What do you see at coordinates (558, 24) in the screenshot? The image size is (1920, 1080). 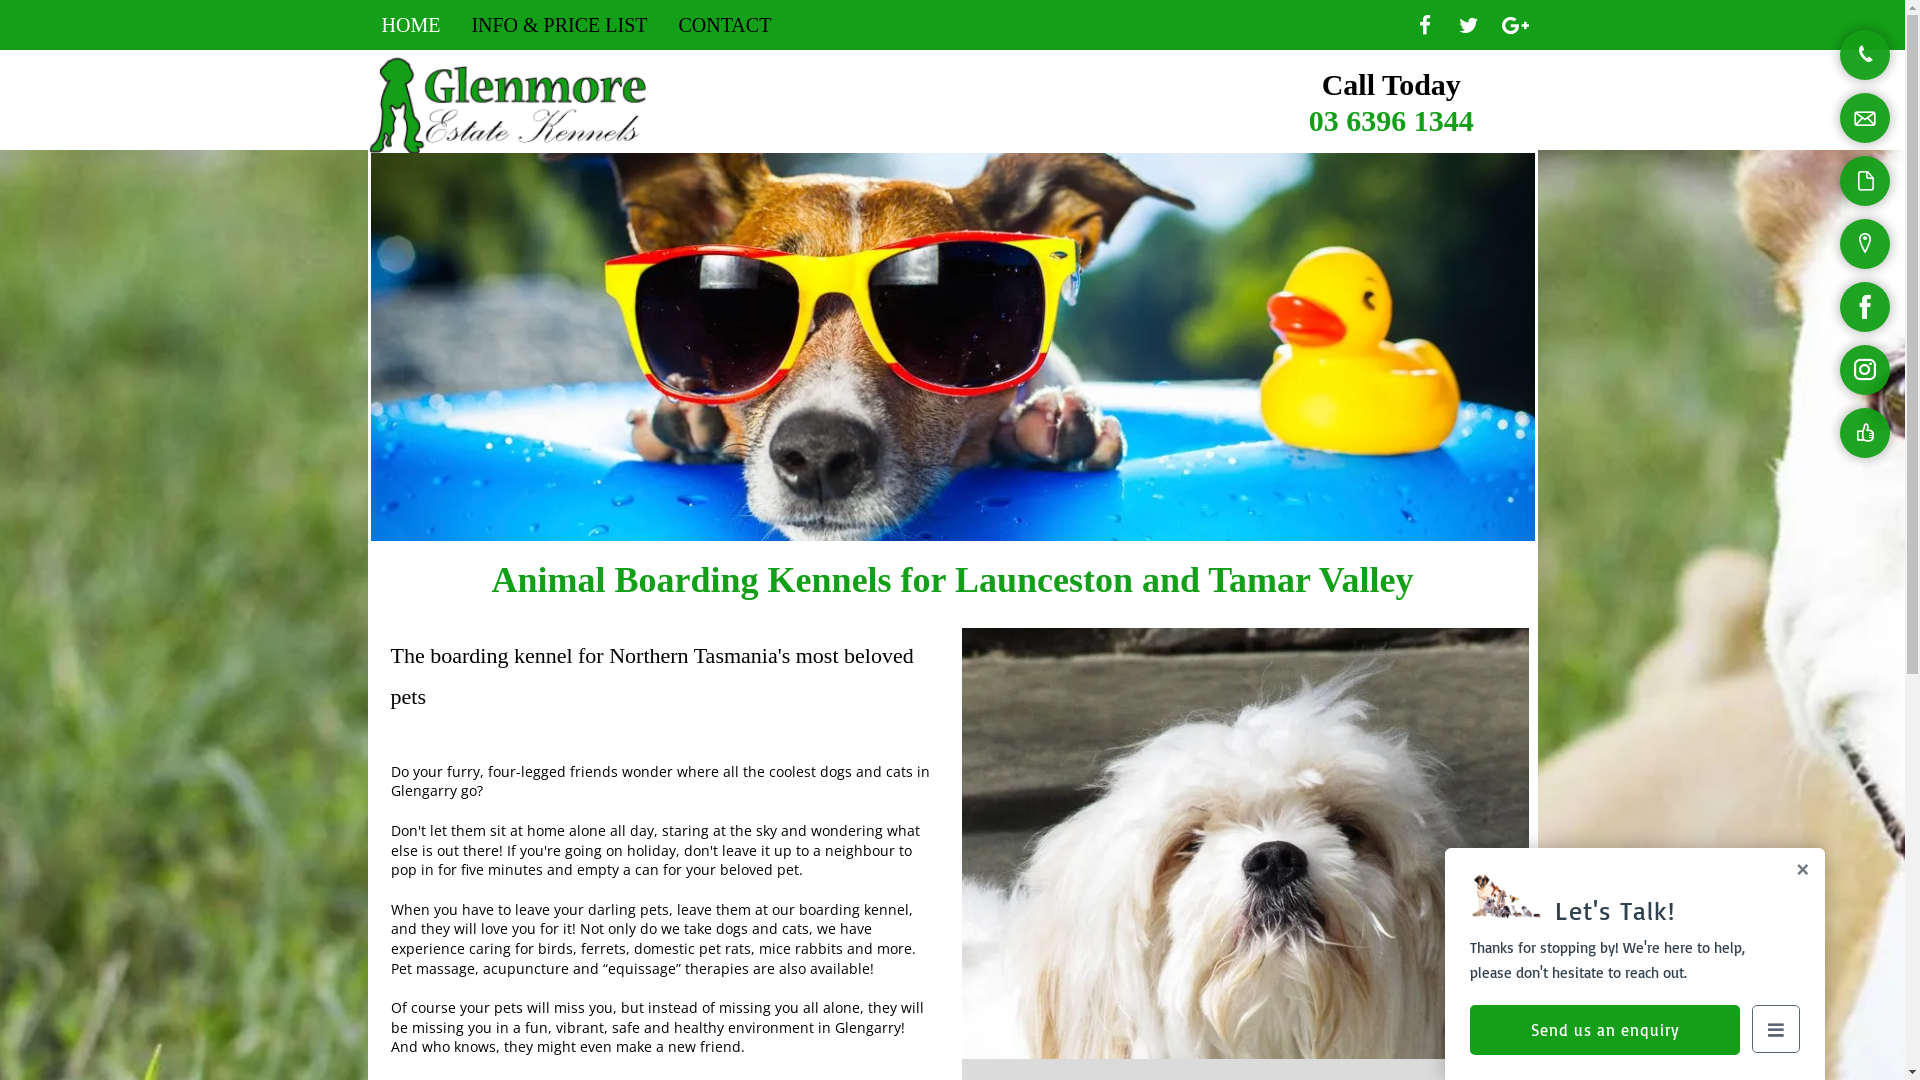 I see `'INFO & PRICE LIST'` at bounding box center [558, 24].